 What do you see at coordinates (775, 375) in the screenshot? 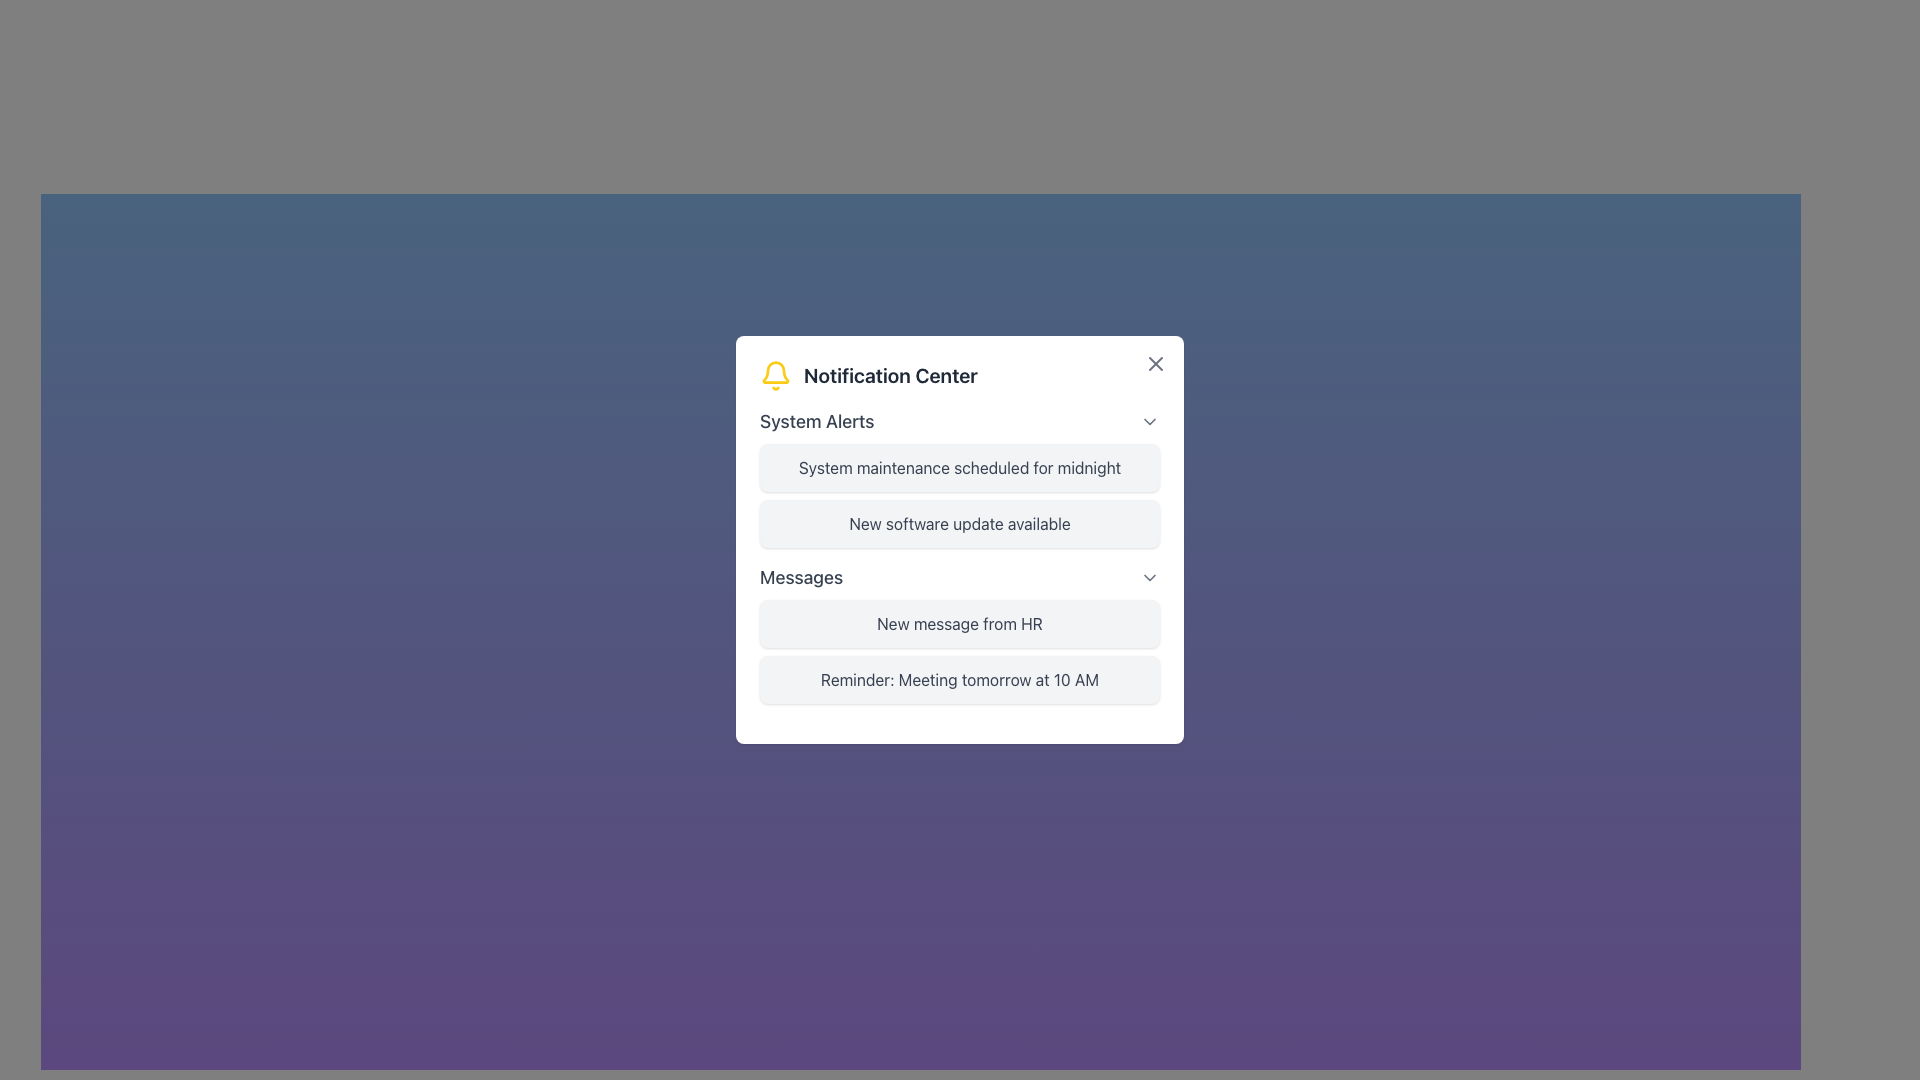
I see `the notification icon located at the leftmost side of the header section of the 'Notification Center' widget, adjacent to the text labeled 'Notification Center'` at bounding box center [775, 375].